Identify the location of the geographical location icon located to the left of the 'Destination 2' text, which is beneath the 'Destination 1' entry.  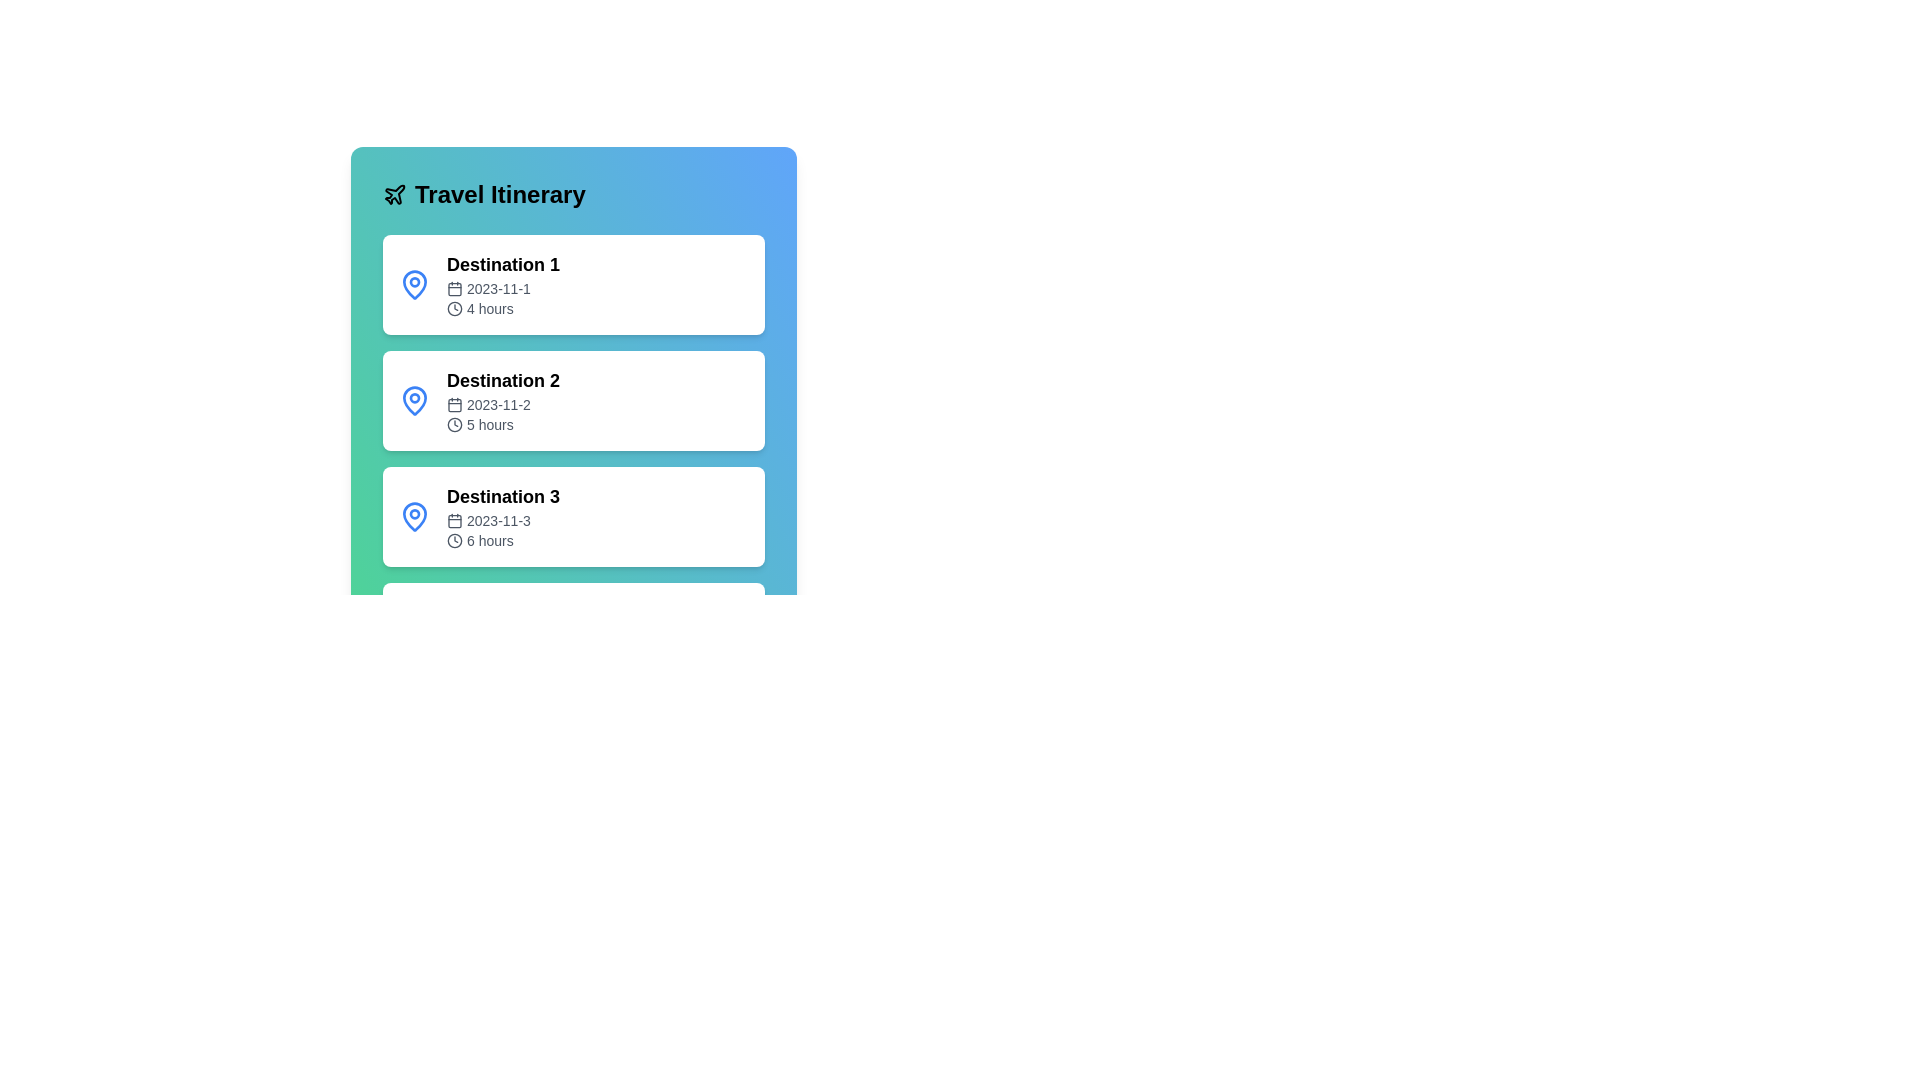
(413, 401).